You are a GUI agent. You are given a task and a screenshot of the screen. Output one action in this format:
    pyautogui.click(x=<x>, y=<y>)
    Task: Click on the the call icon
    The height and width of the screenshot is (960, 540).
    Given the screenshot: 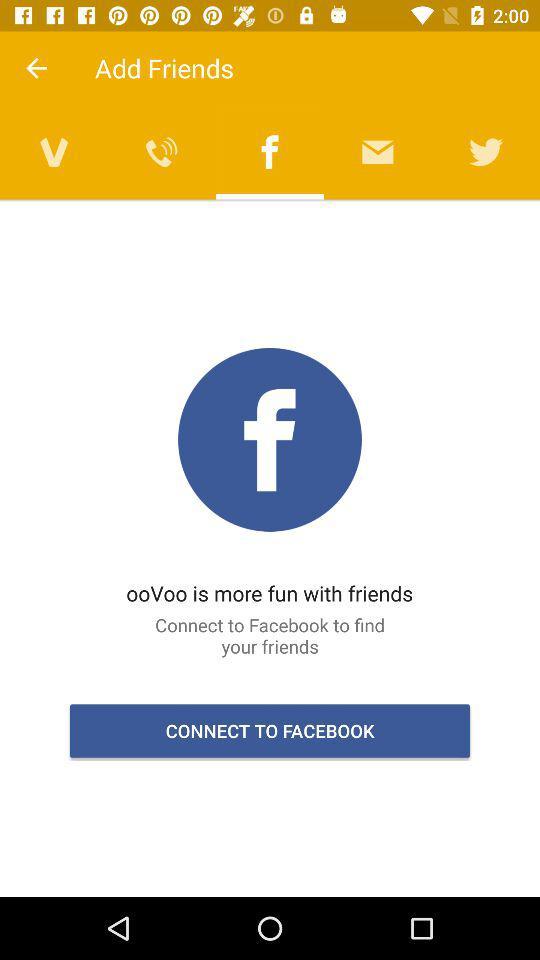 What is the action you would take?
    pyautogui.click(x=161, y=151)
    